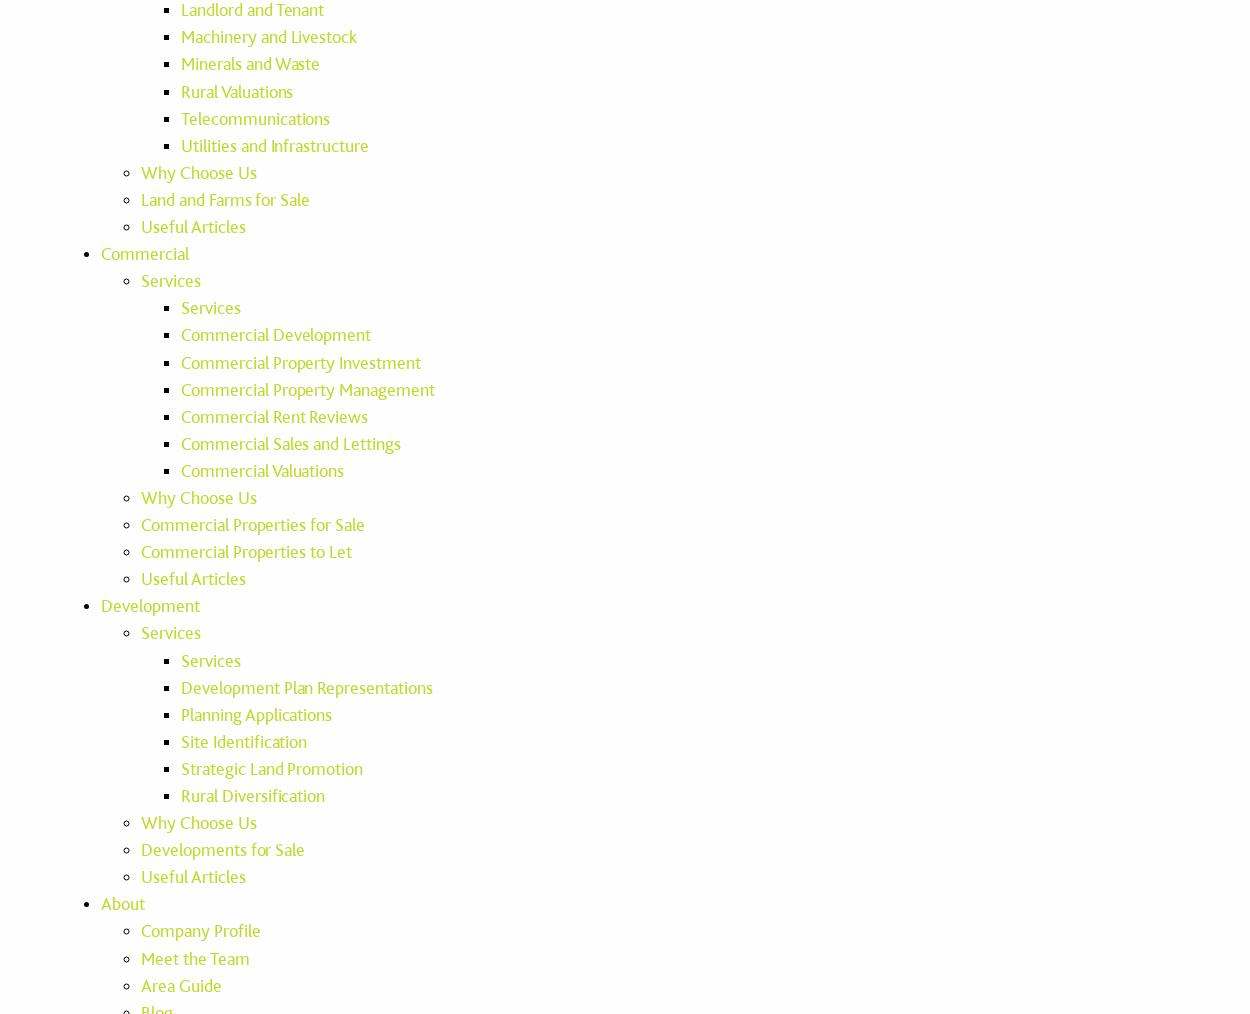 The width and height of the screenshot is (1250, 1014). Describe the element at coordinates (181, 91) in the screenshot. I see `'Rural Valuations'` at that location.